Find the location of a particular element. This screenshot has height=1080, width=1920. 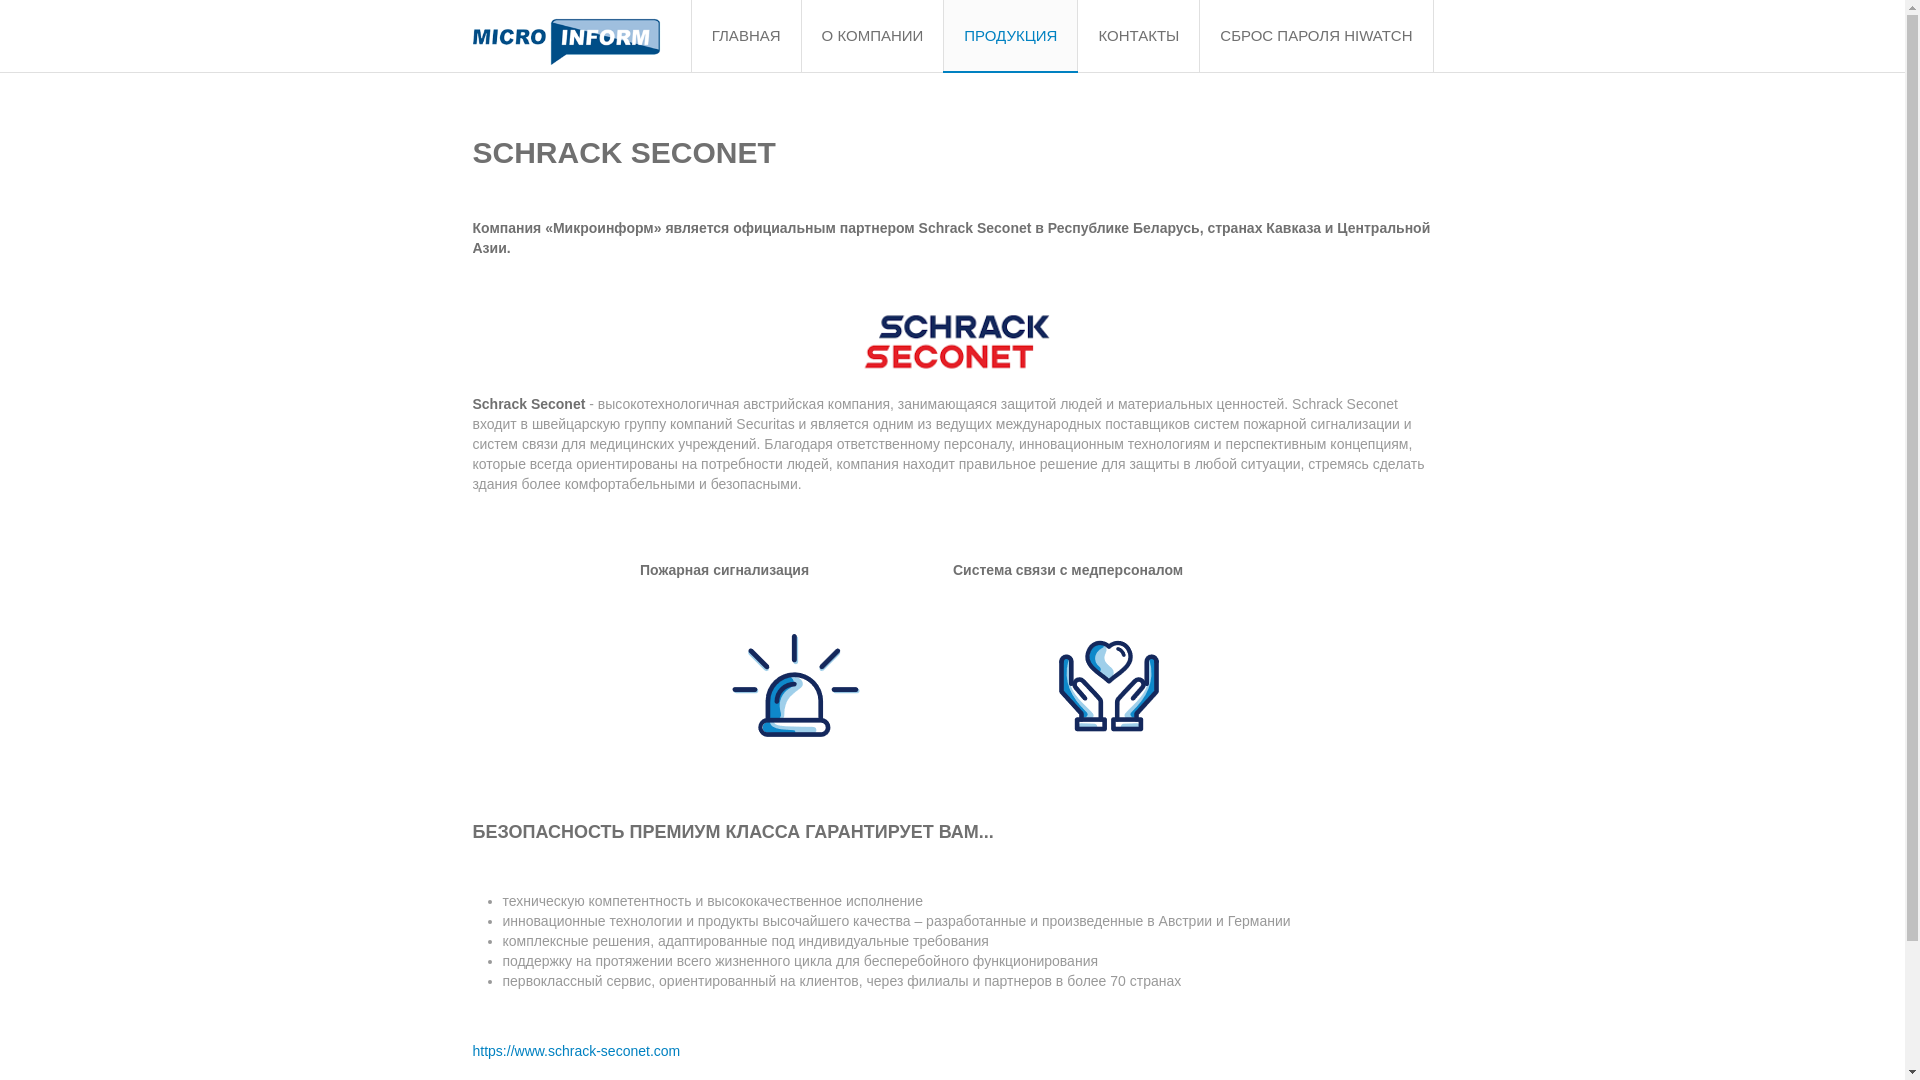

'https://www.schrack-seconet.com' is located at coordinates (575, 1049).